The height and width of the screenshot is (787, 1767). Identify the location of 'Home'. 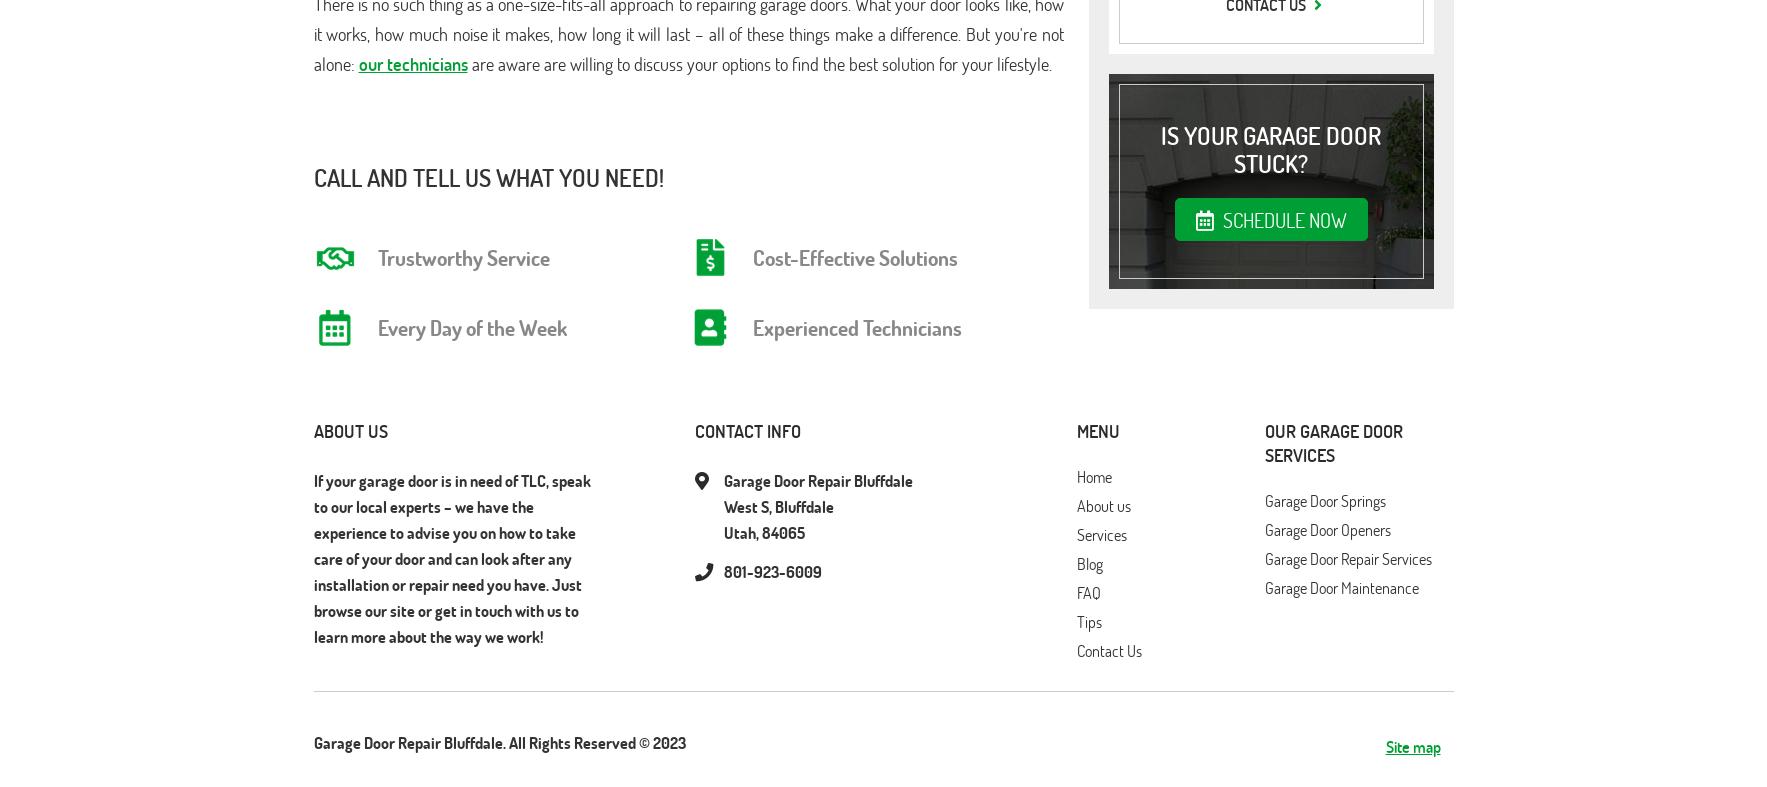
(1094, 477).